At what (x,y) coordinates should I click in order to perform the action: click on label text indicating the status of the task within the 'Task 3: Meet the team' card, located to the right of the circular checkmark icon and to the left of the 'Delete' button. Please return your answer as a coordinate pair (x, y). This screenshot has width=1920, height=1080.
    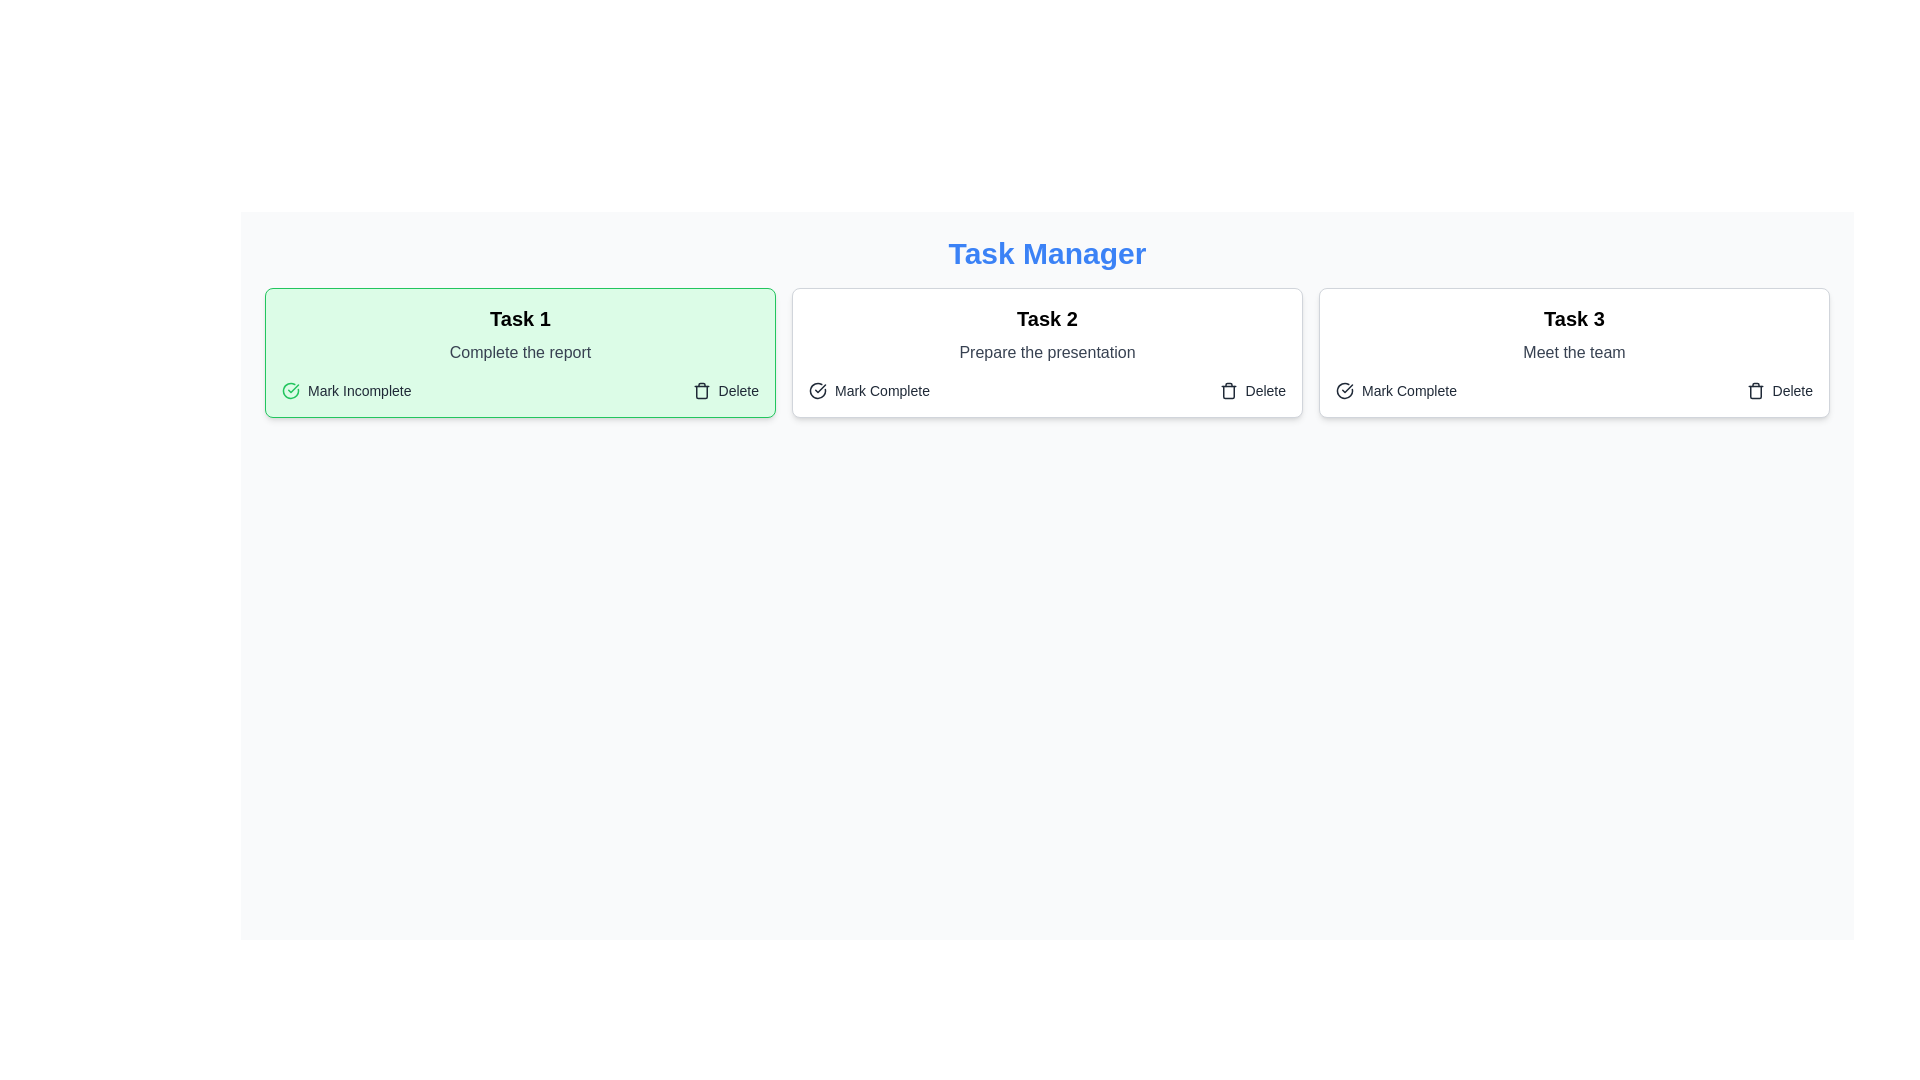
    Looking at the image, I should click on (1408, 390).